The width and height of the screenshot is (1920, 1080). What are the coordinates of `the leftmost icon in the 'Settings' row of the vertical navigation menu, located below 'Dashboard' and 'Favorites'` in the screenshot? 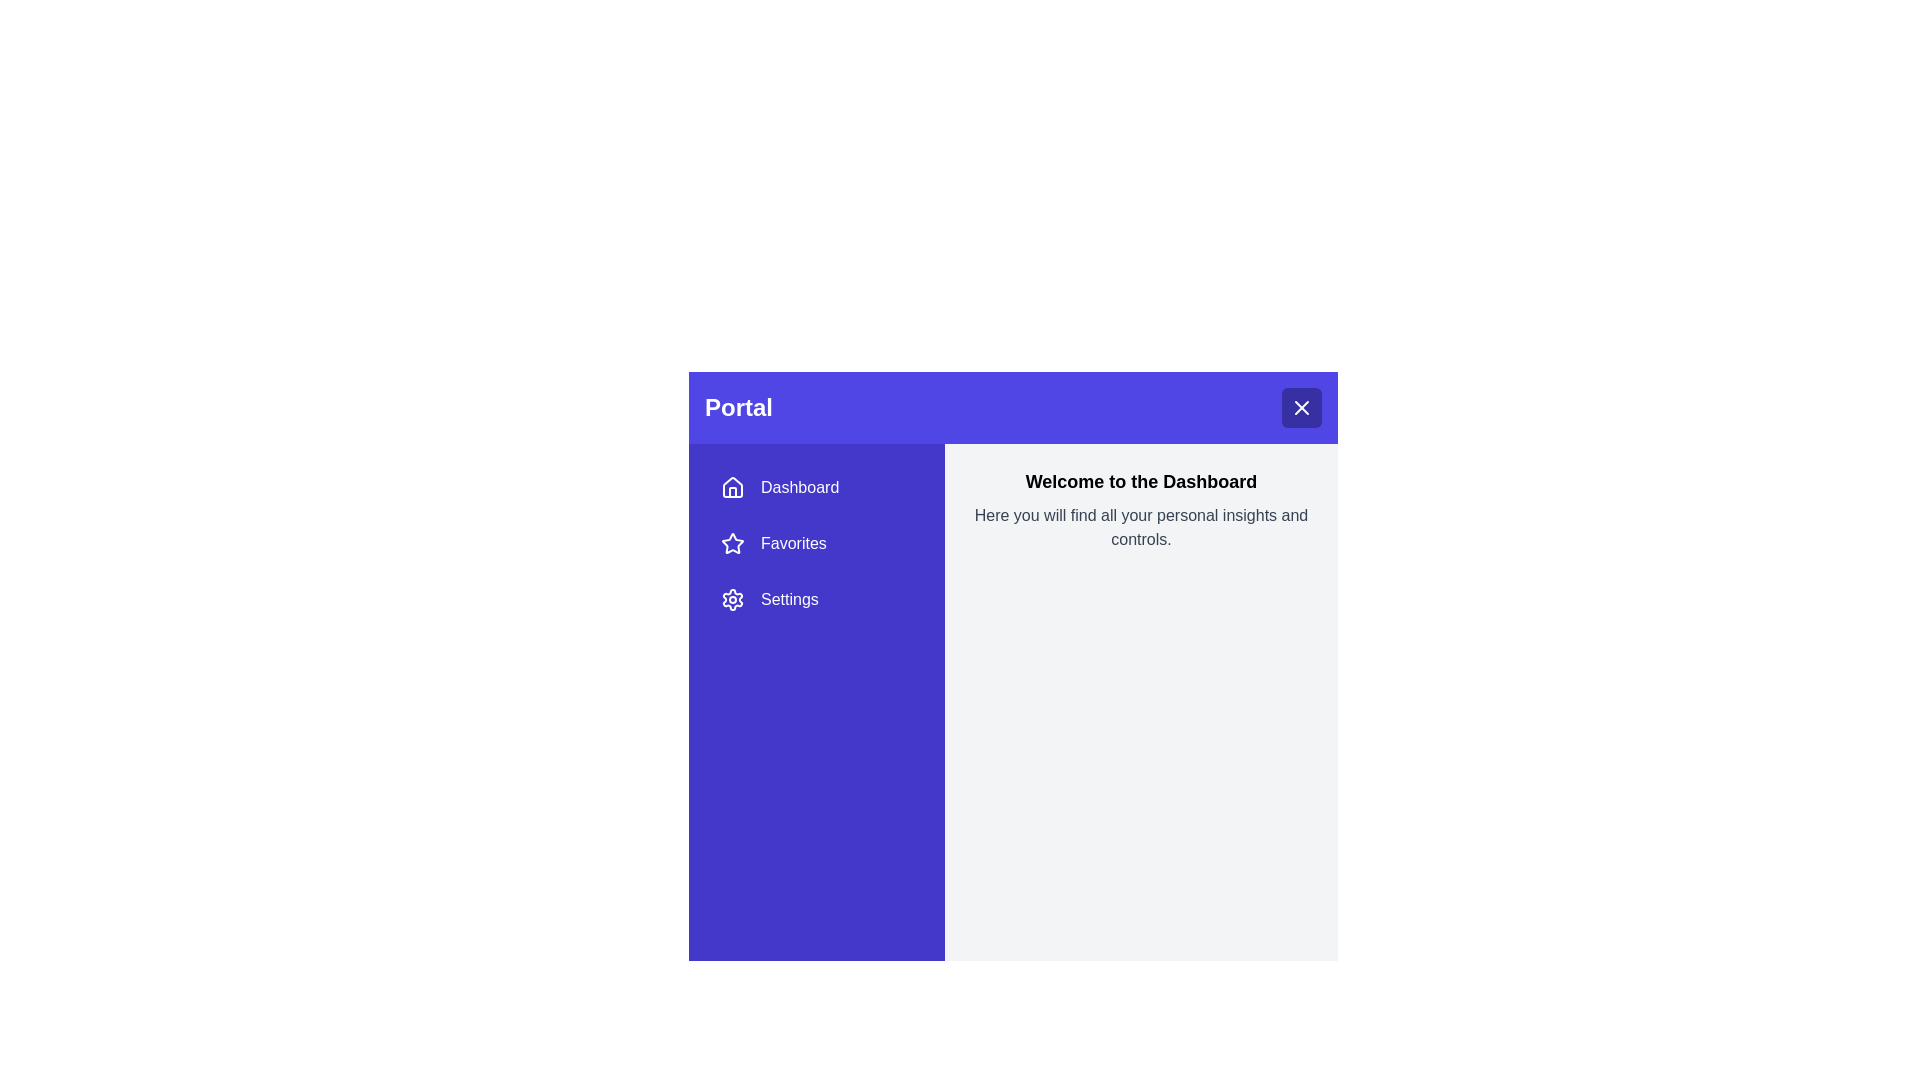 It's located at (732, 599).